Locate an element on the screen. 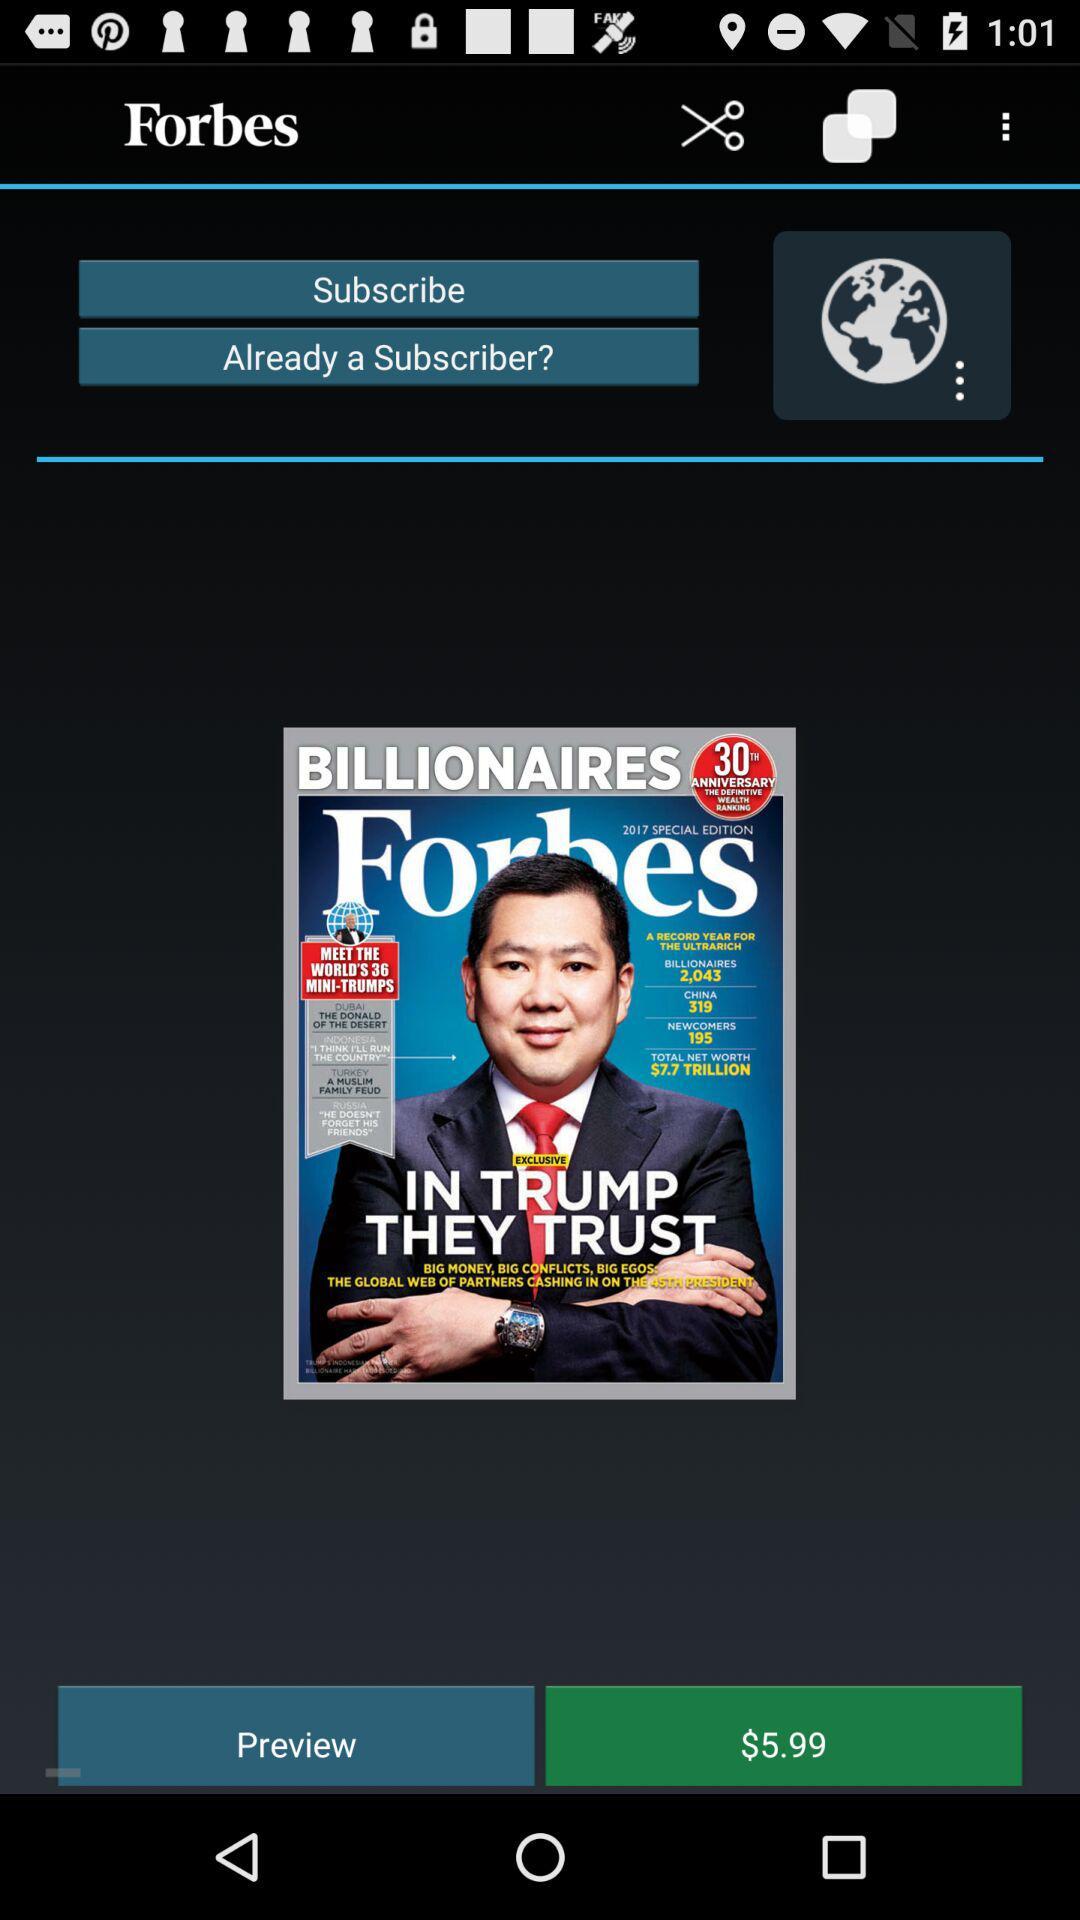 The width and height of the screenshot is (1080, 1920). cut button is located at coordinates (711, 124).